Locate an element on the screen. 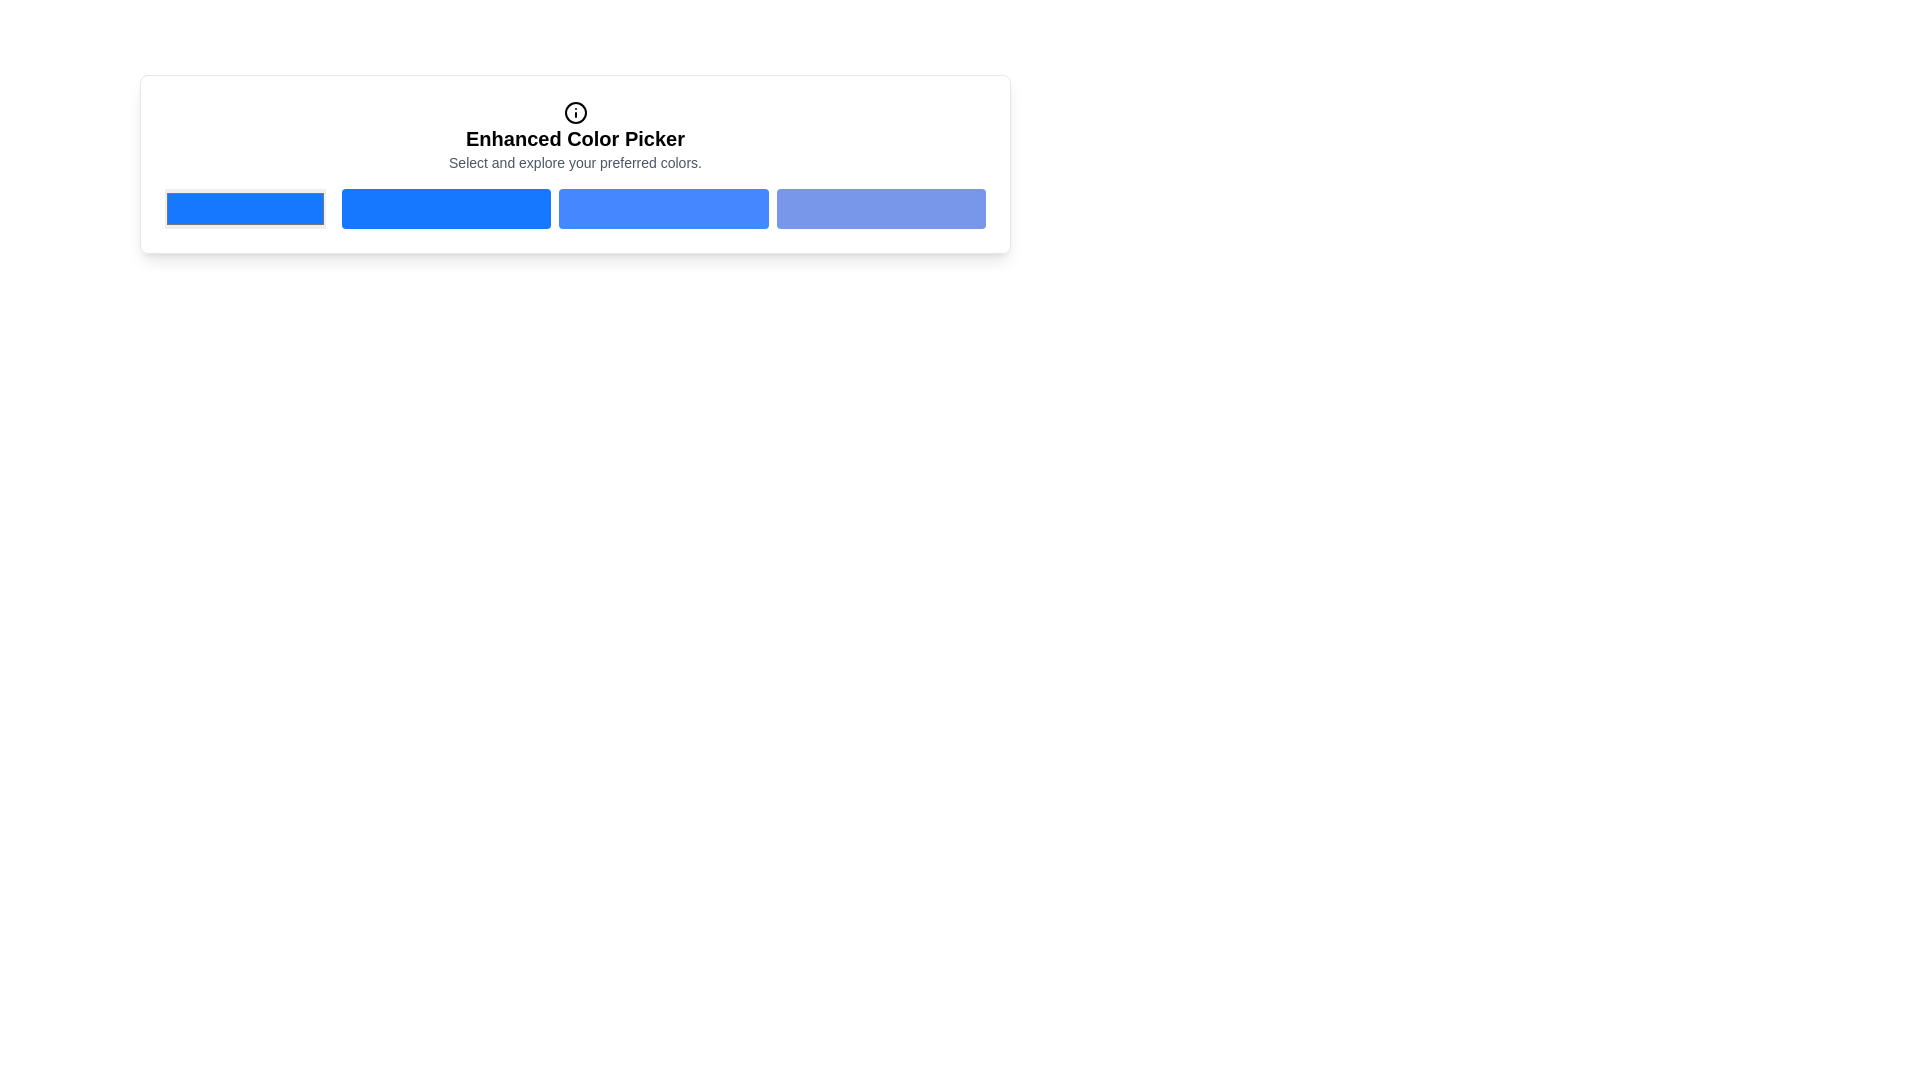 Image resolution: width=1920 pixels, height=1080 pixels. the blue color selection box in the Enhanced Color Picker section is located at coordinates (244, 208).